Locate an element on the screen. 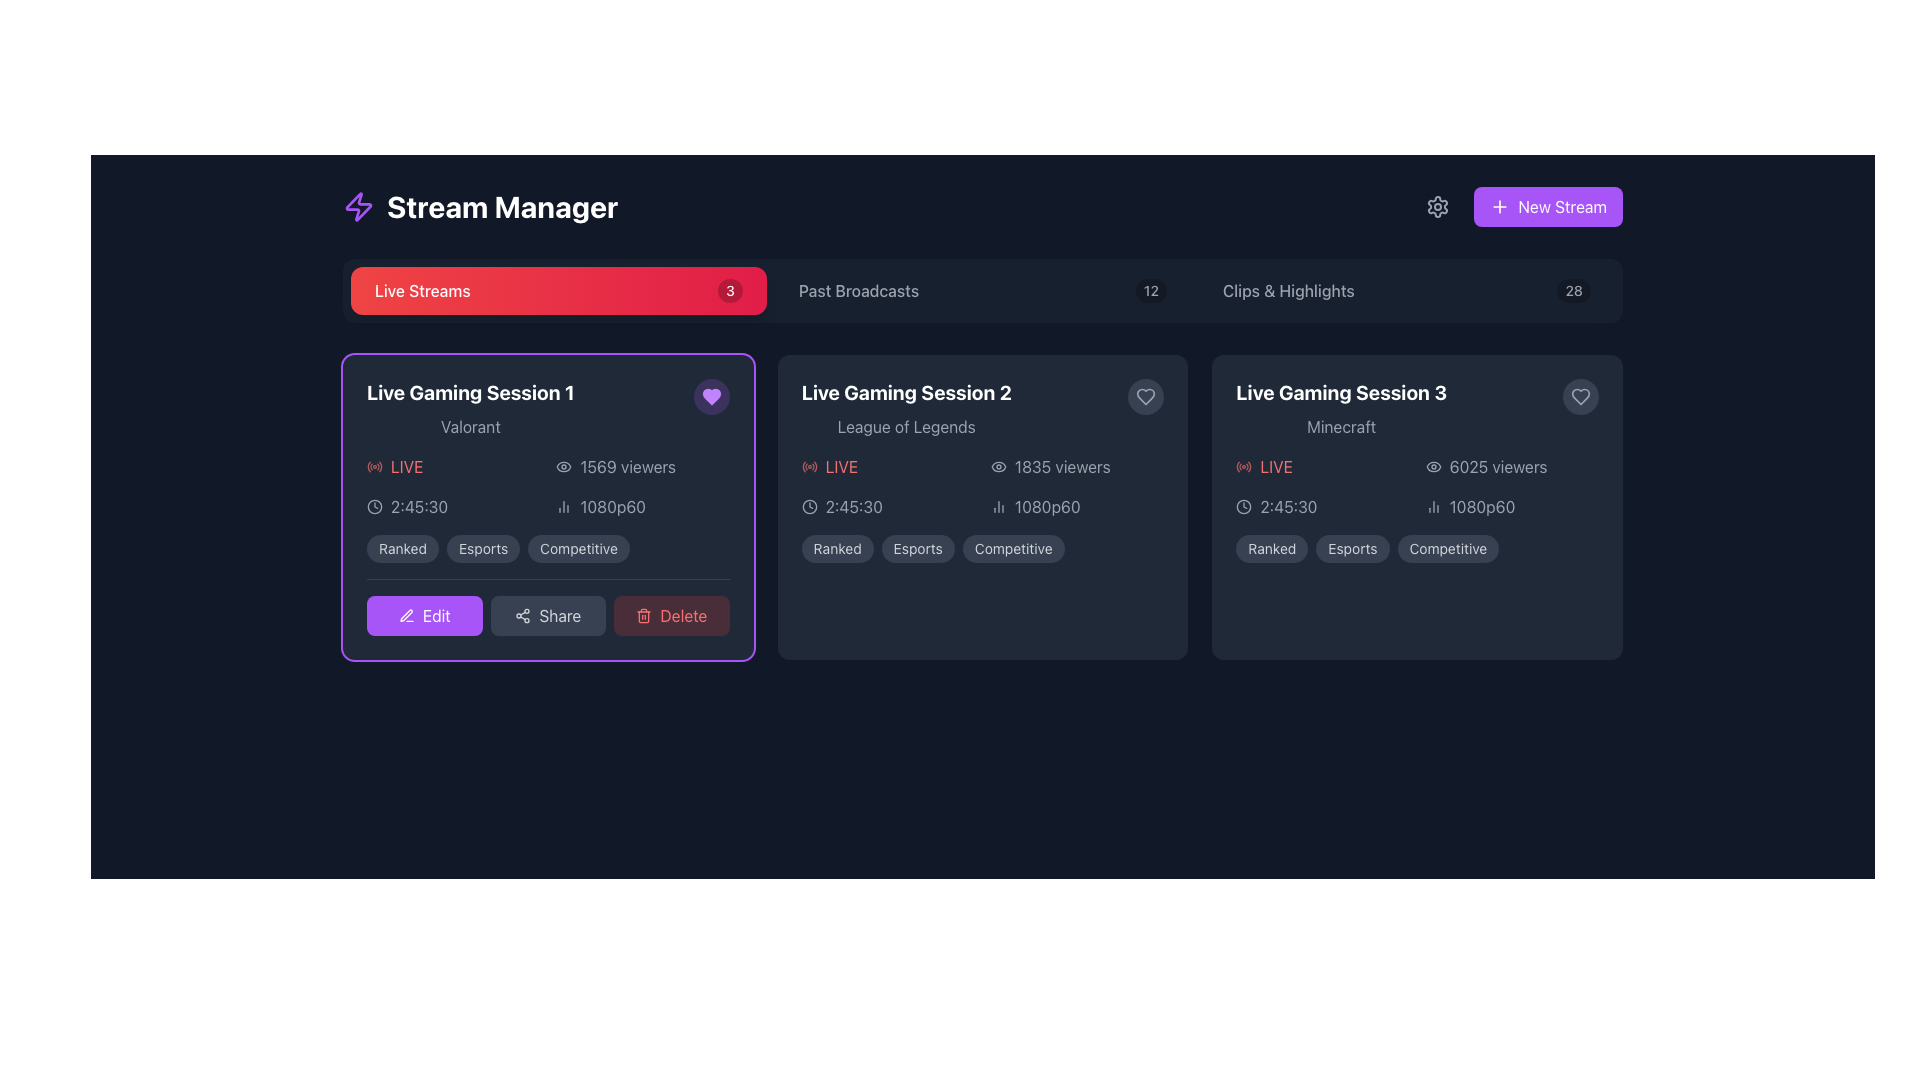 This screenshot has width=1920, height=1080. the 'Delete' text within the rounded button located at the bottom-right corner of the 'Live Gaming Session 1' card, which features a trash icon is located at coordinates (683, 615).